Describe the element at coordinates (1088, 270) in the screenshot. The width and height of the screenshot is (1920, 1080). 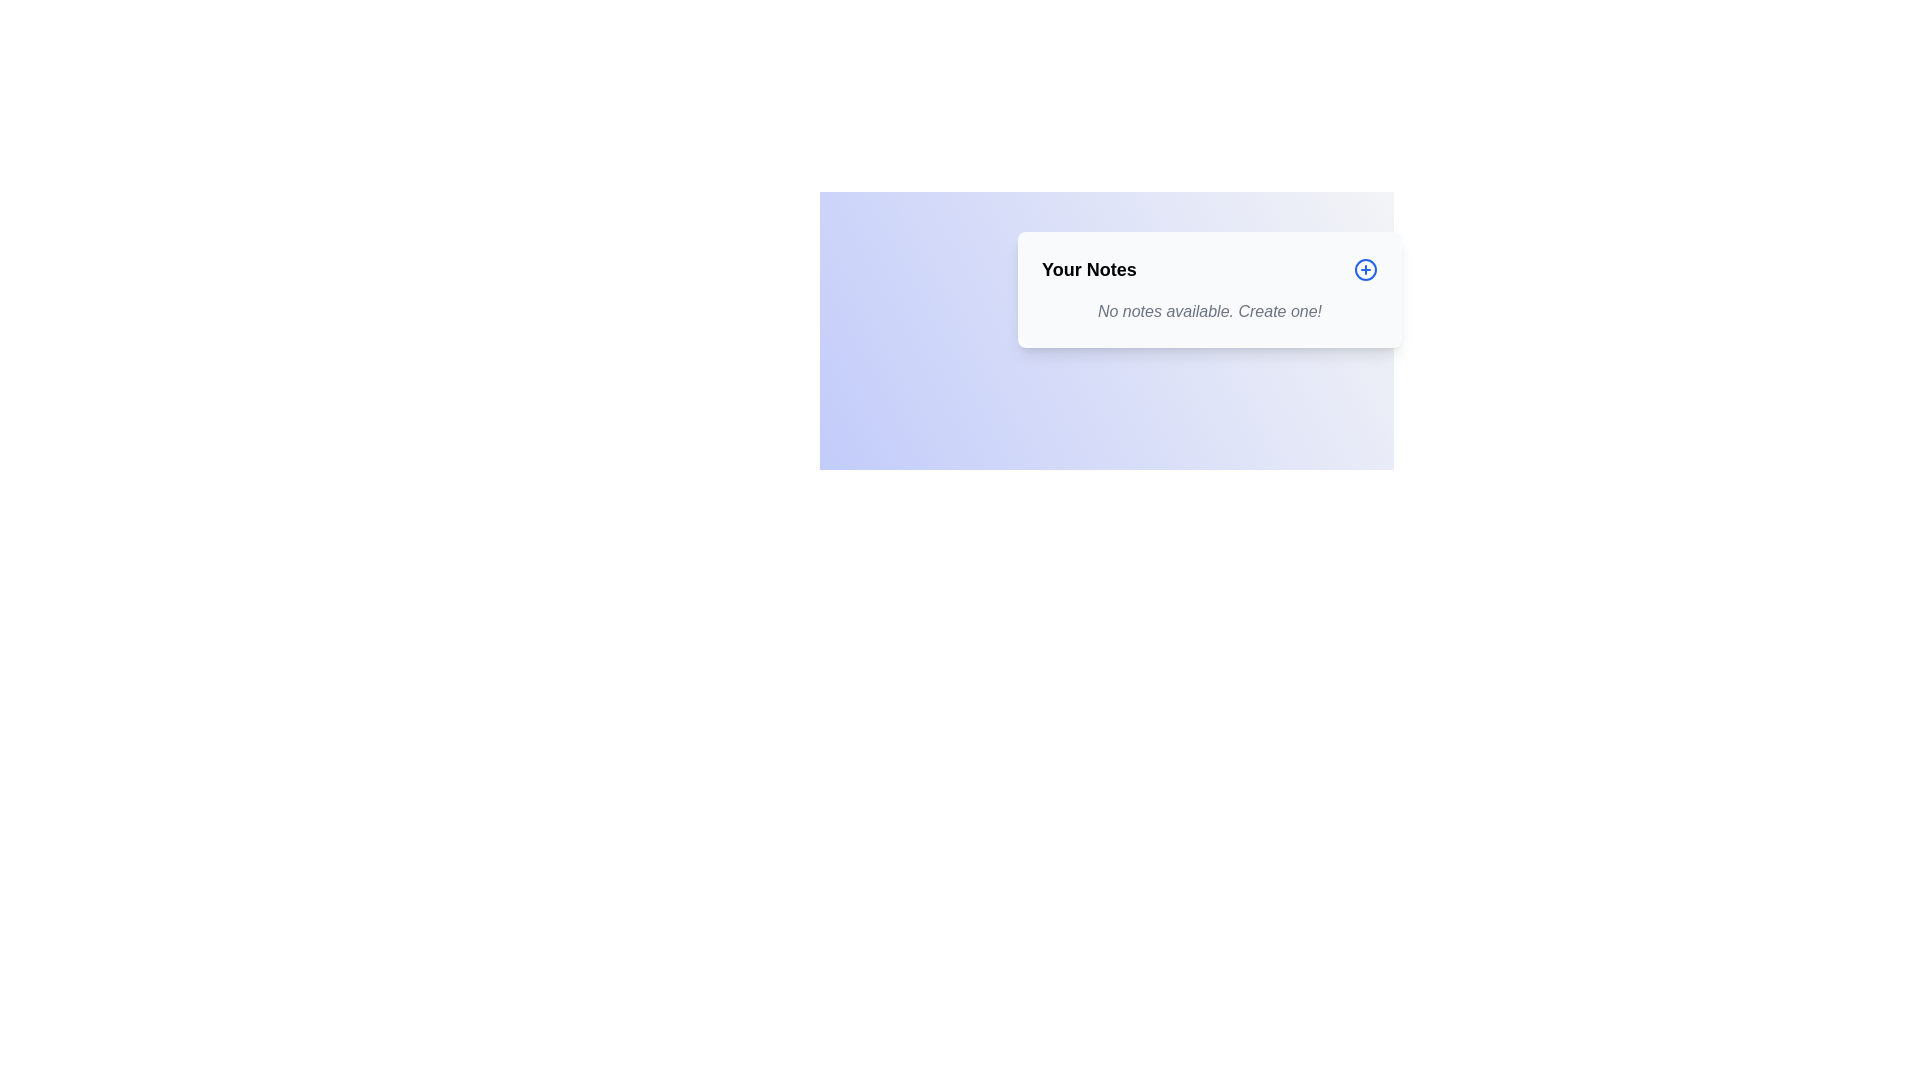
I see `the header text element positioned at the top-left corner of the main content box, which serves as a title for the section` at that location.